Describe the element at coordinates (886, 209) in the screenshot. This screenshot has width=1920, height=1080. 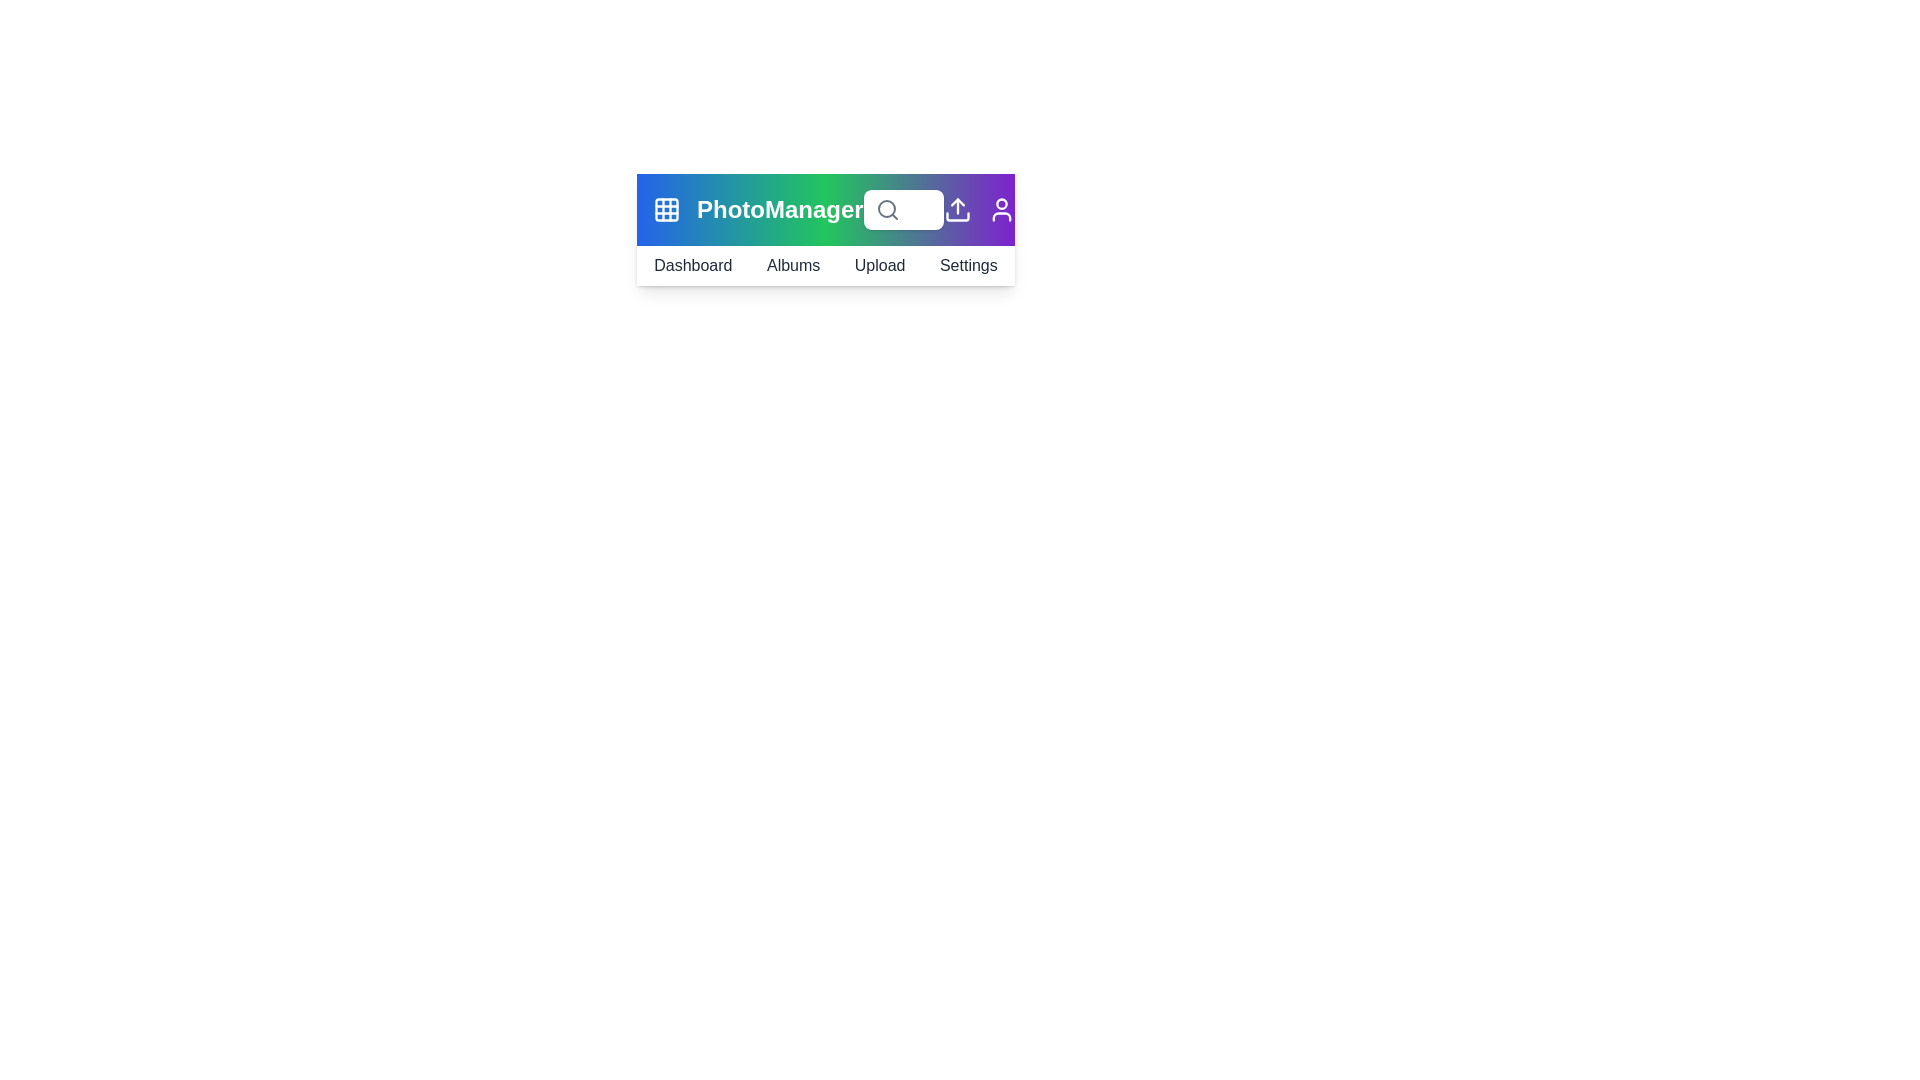
I see `the search icon to execute a search` at that location.